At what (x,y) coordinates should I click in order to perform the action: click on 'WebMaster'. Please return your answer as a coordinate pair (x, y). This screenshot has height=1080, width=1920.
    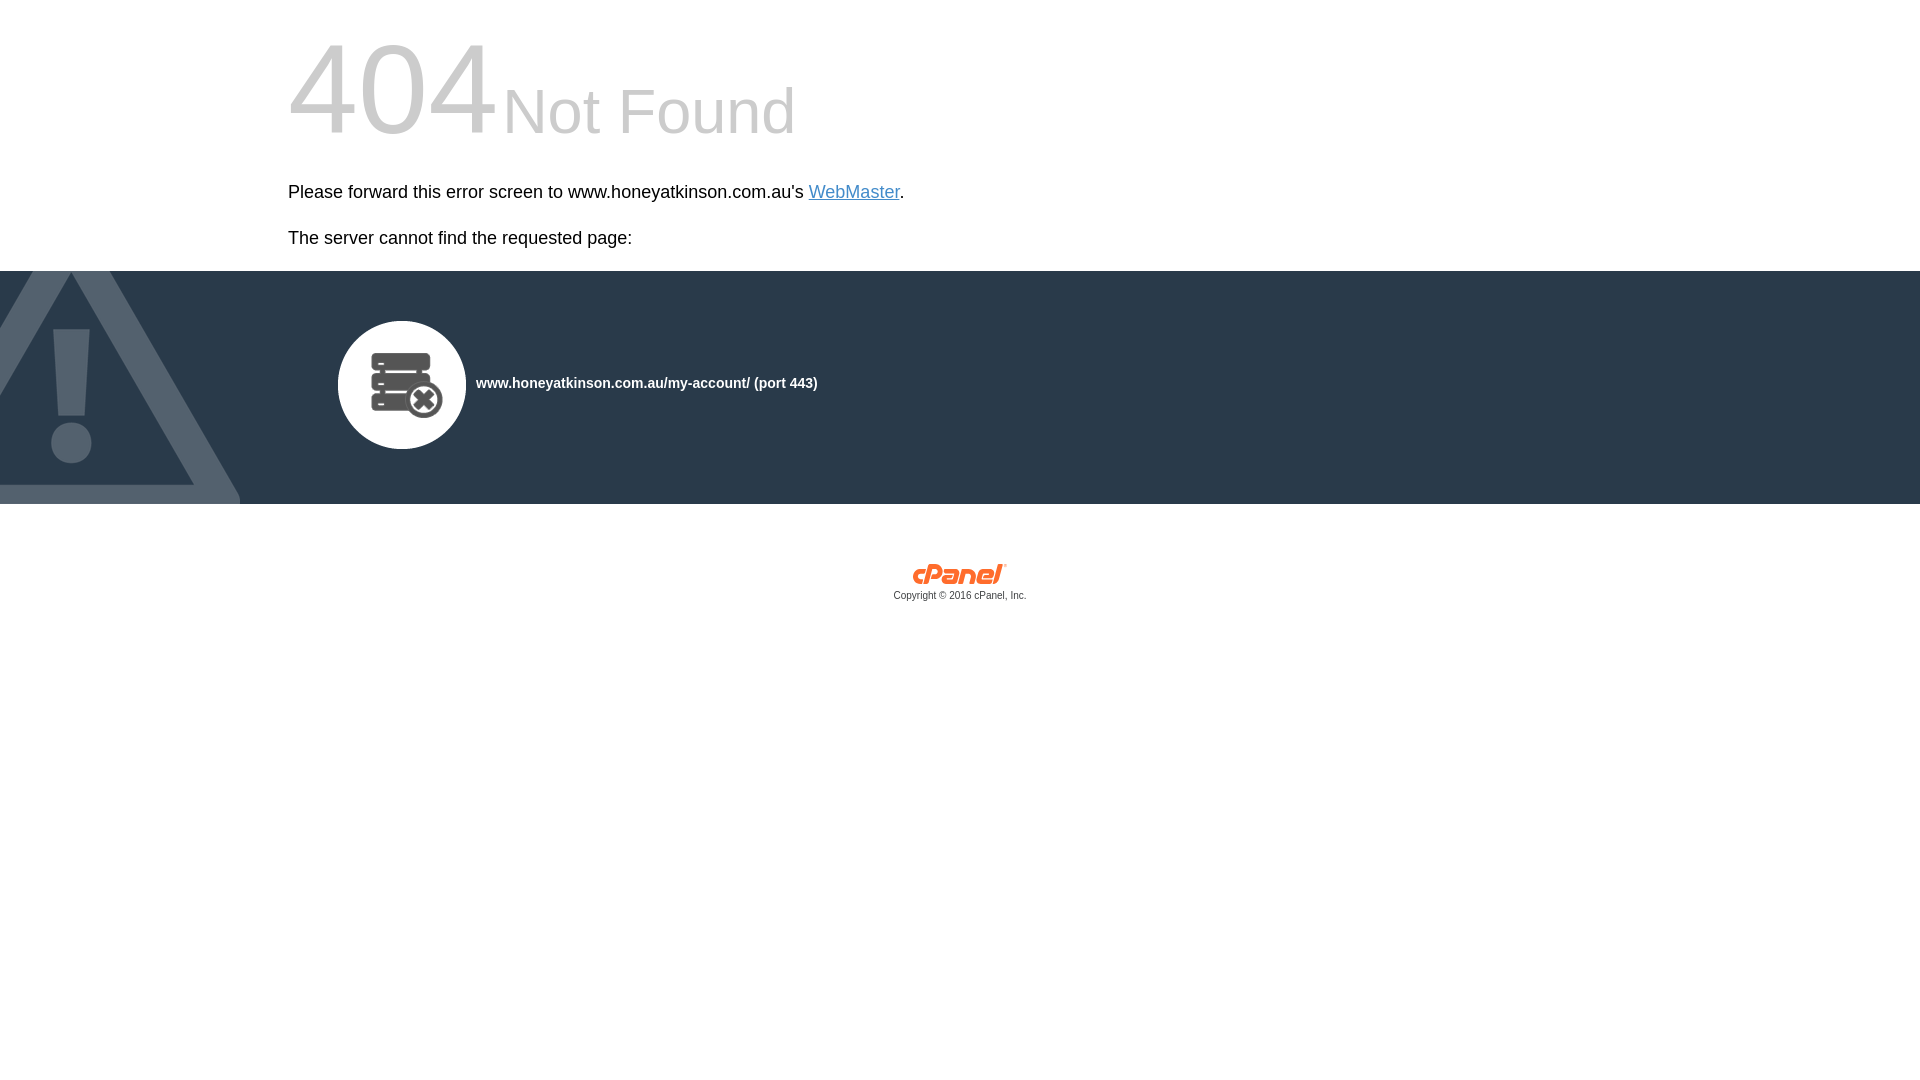
    Looking at the image, I should click on (854, 192).